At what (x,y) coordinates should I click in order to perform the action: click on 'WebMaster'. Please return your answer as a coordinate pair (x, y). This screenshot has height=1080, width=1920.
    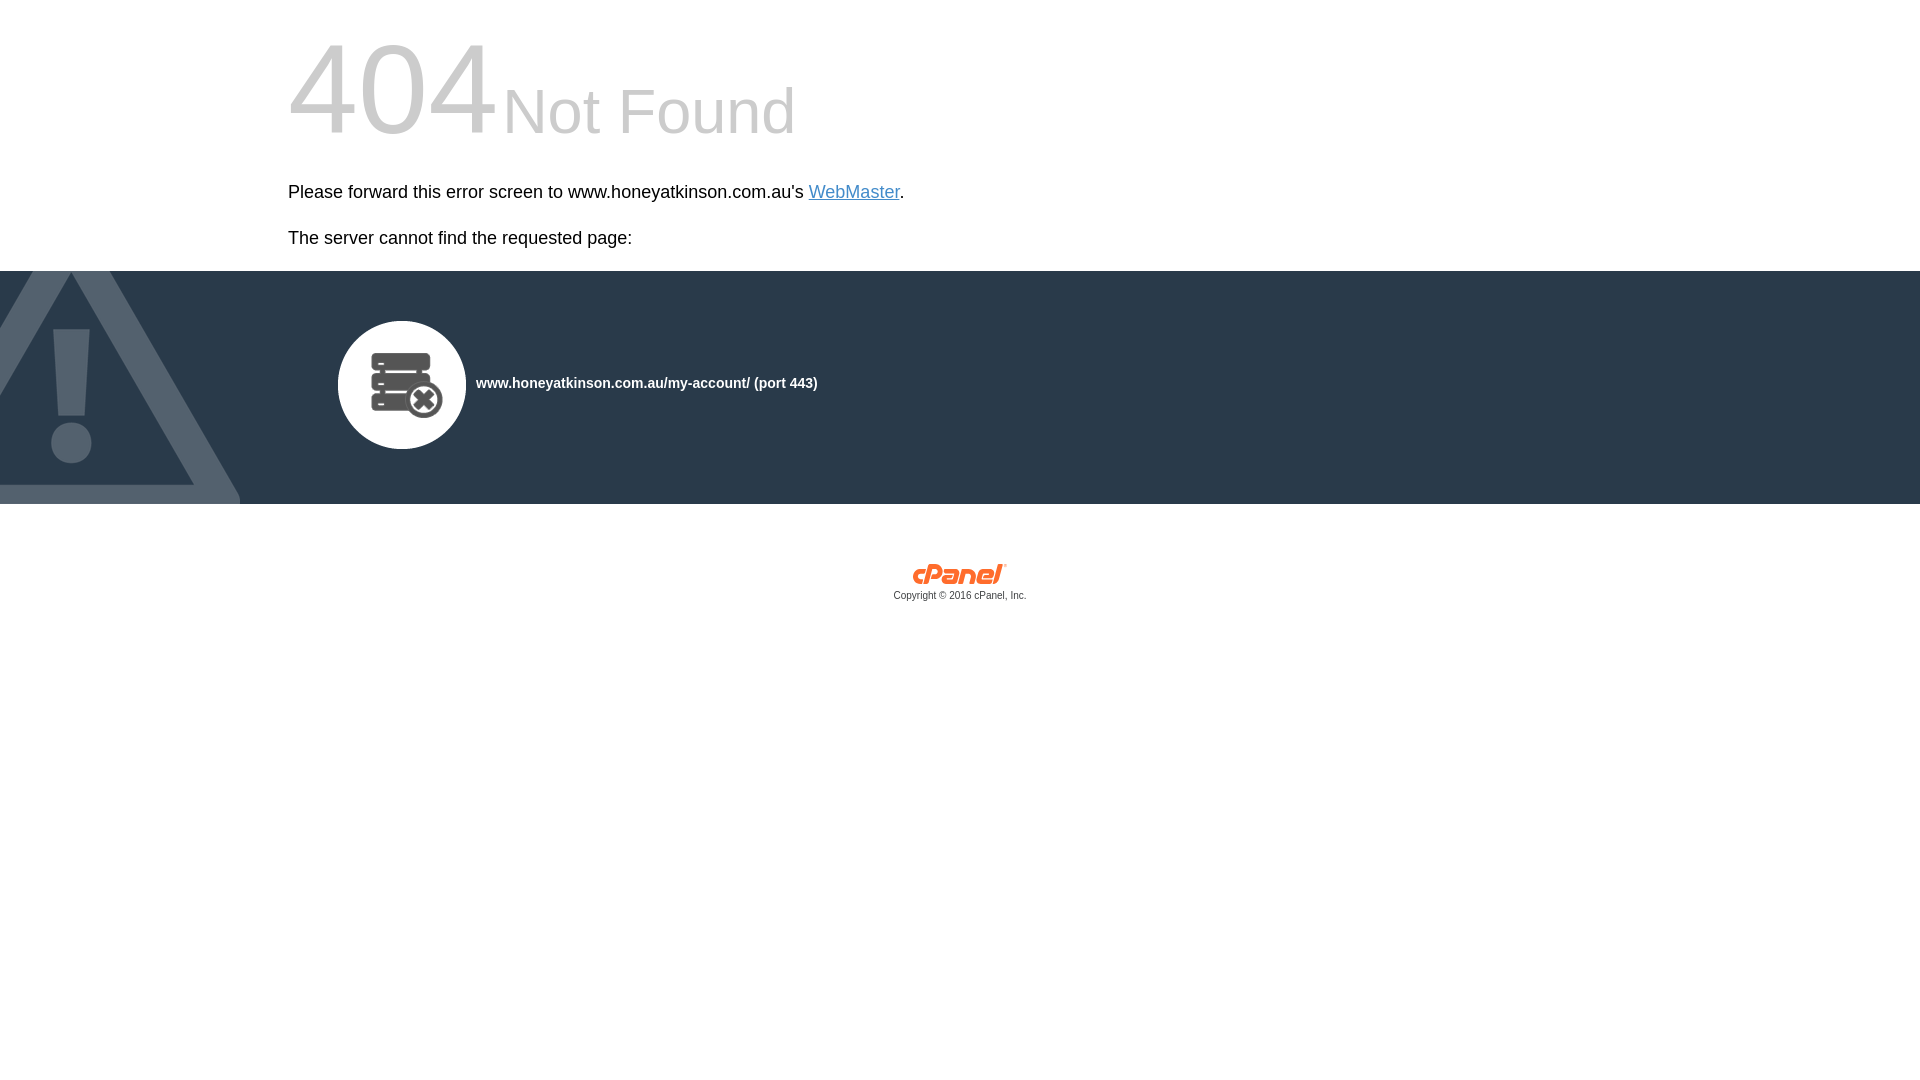
    Looking at the image, I should click on (854, 192).